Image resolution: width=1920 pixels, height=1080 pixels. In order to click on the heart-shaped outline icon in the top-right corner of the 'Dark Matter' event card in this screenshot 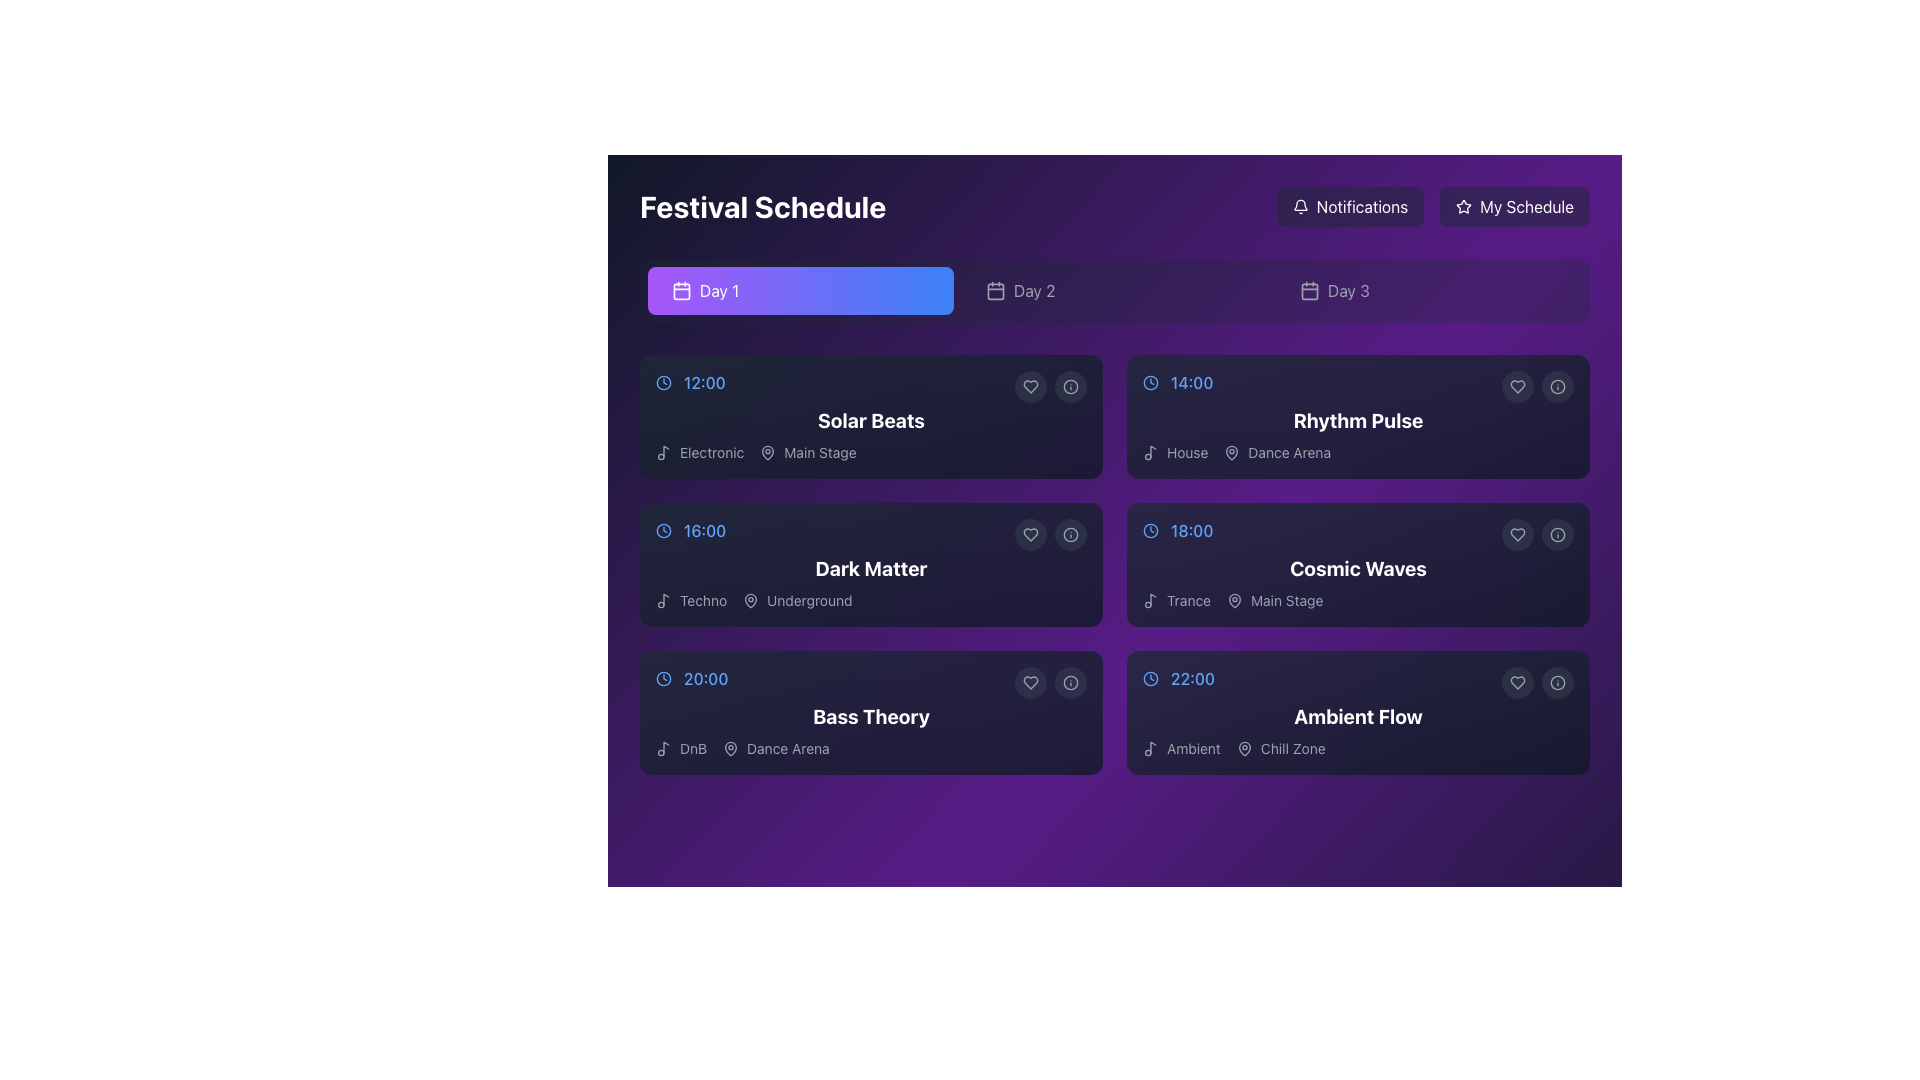, I will do `click(1031, 534)`.